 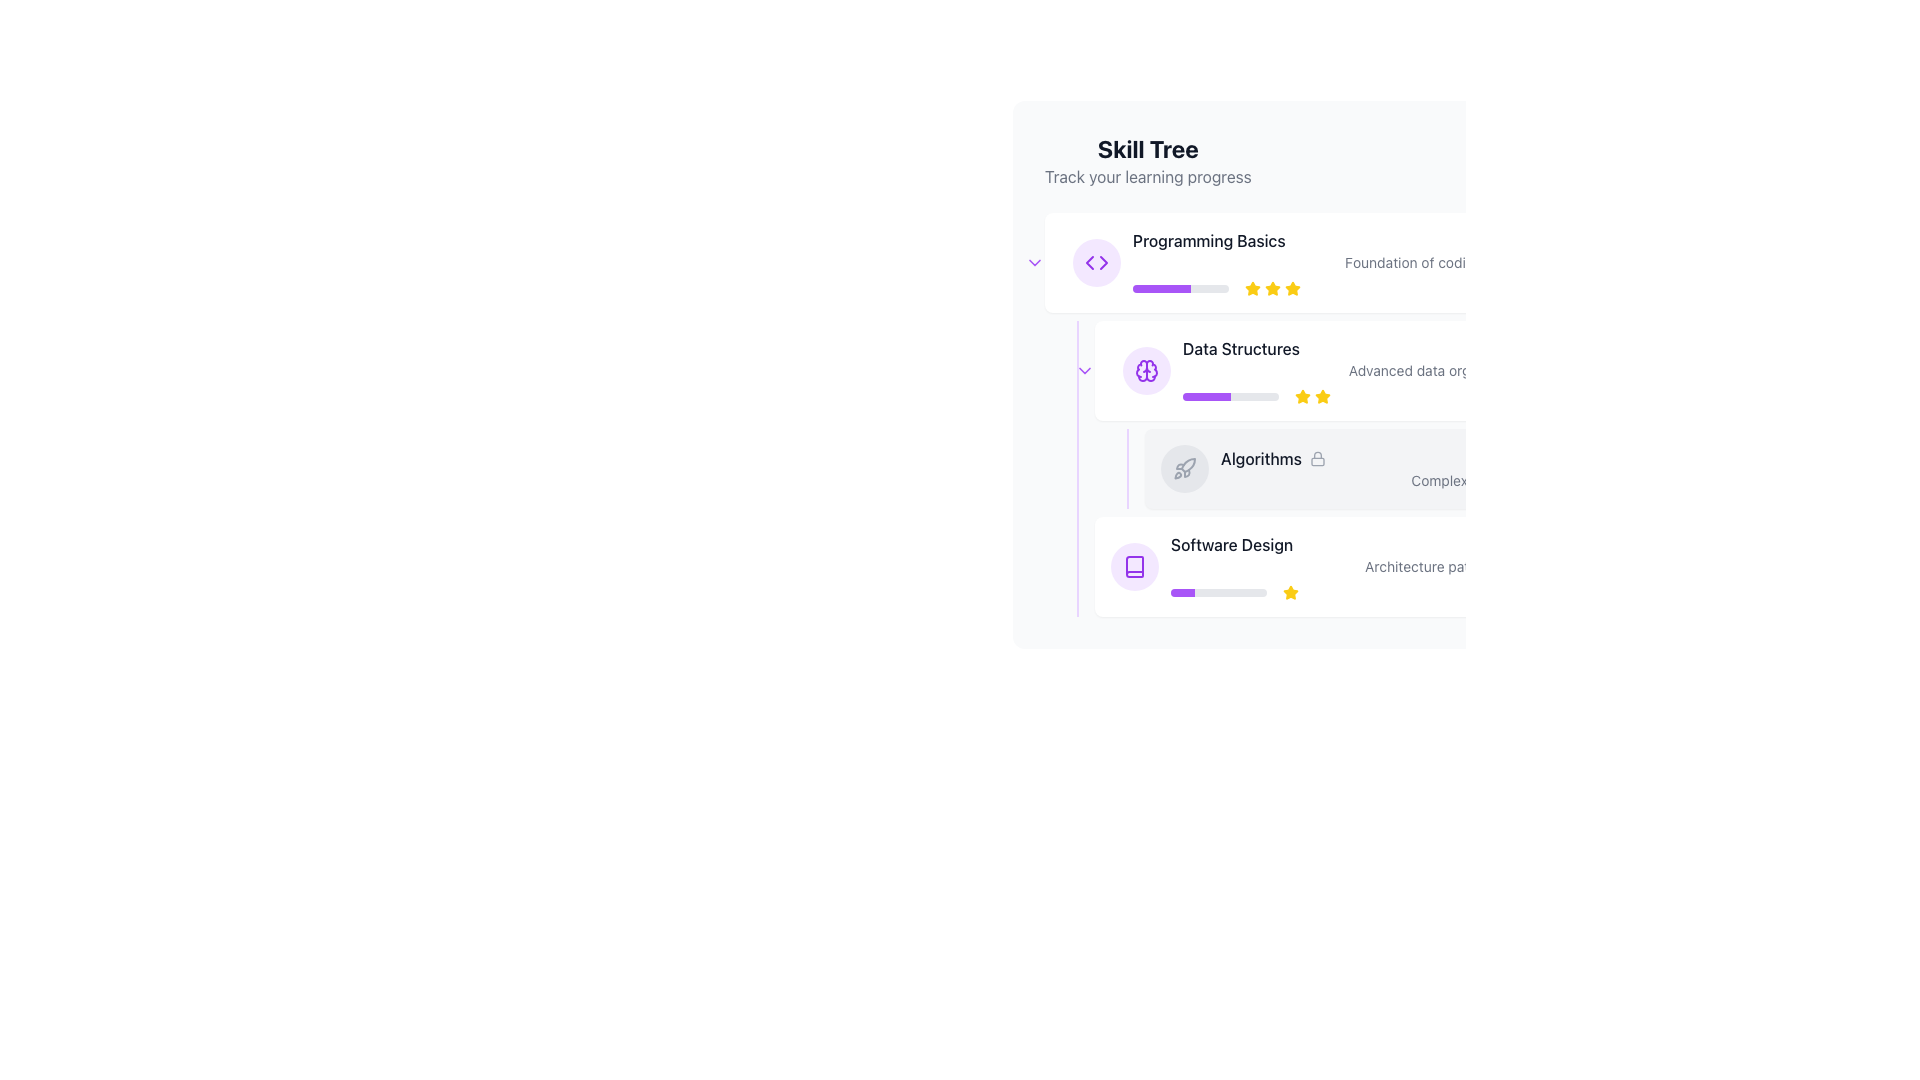 What do you see at coordinates (1292, 289) in the screenshot?
I see `the fifth star in the rating scale located adjacent to the 'Programming Basics' section in the Skill Tree UI` at bounding box center [1292, 289].